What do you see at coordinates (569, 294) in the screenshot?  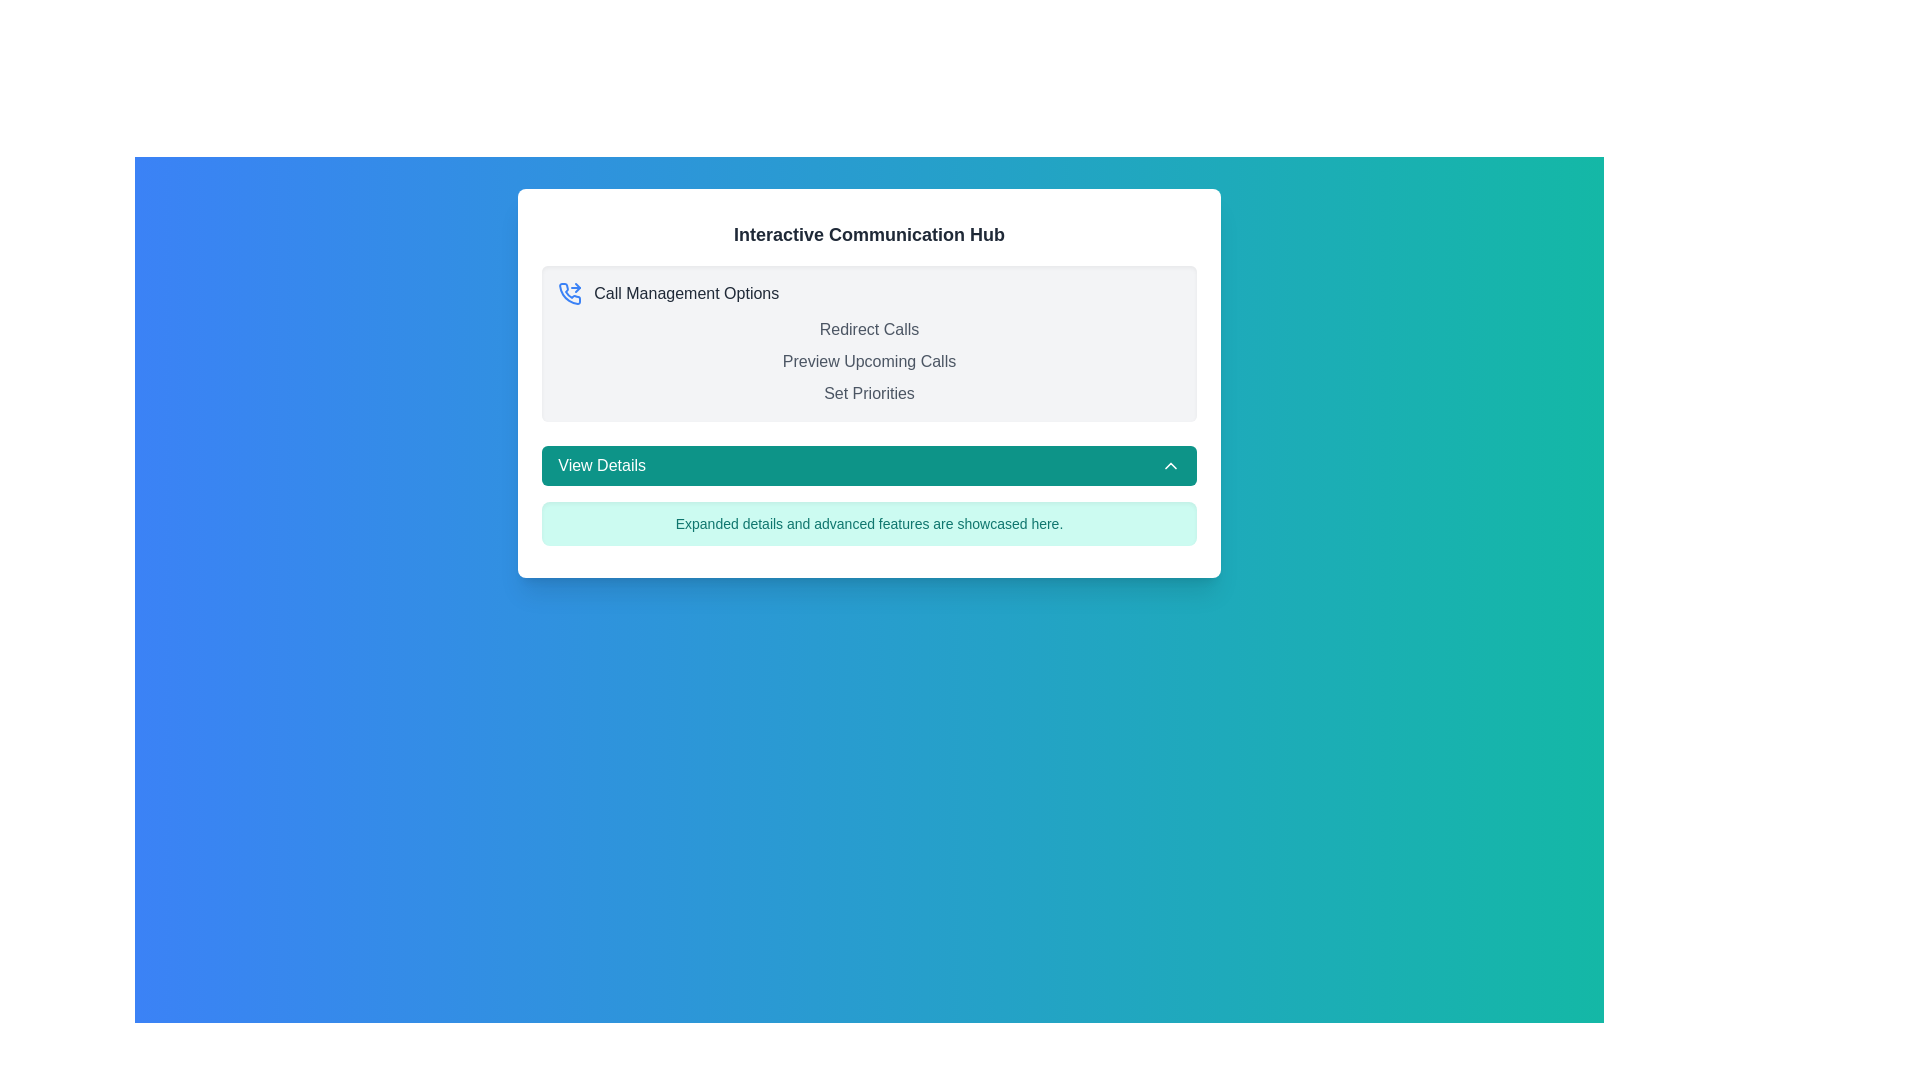 I see `the phone icon with an outward arrow indicating call forwarding functionality, located in the upper-left corner of the 'Call Management Options' card` at bounding box center [569, 294].